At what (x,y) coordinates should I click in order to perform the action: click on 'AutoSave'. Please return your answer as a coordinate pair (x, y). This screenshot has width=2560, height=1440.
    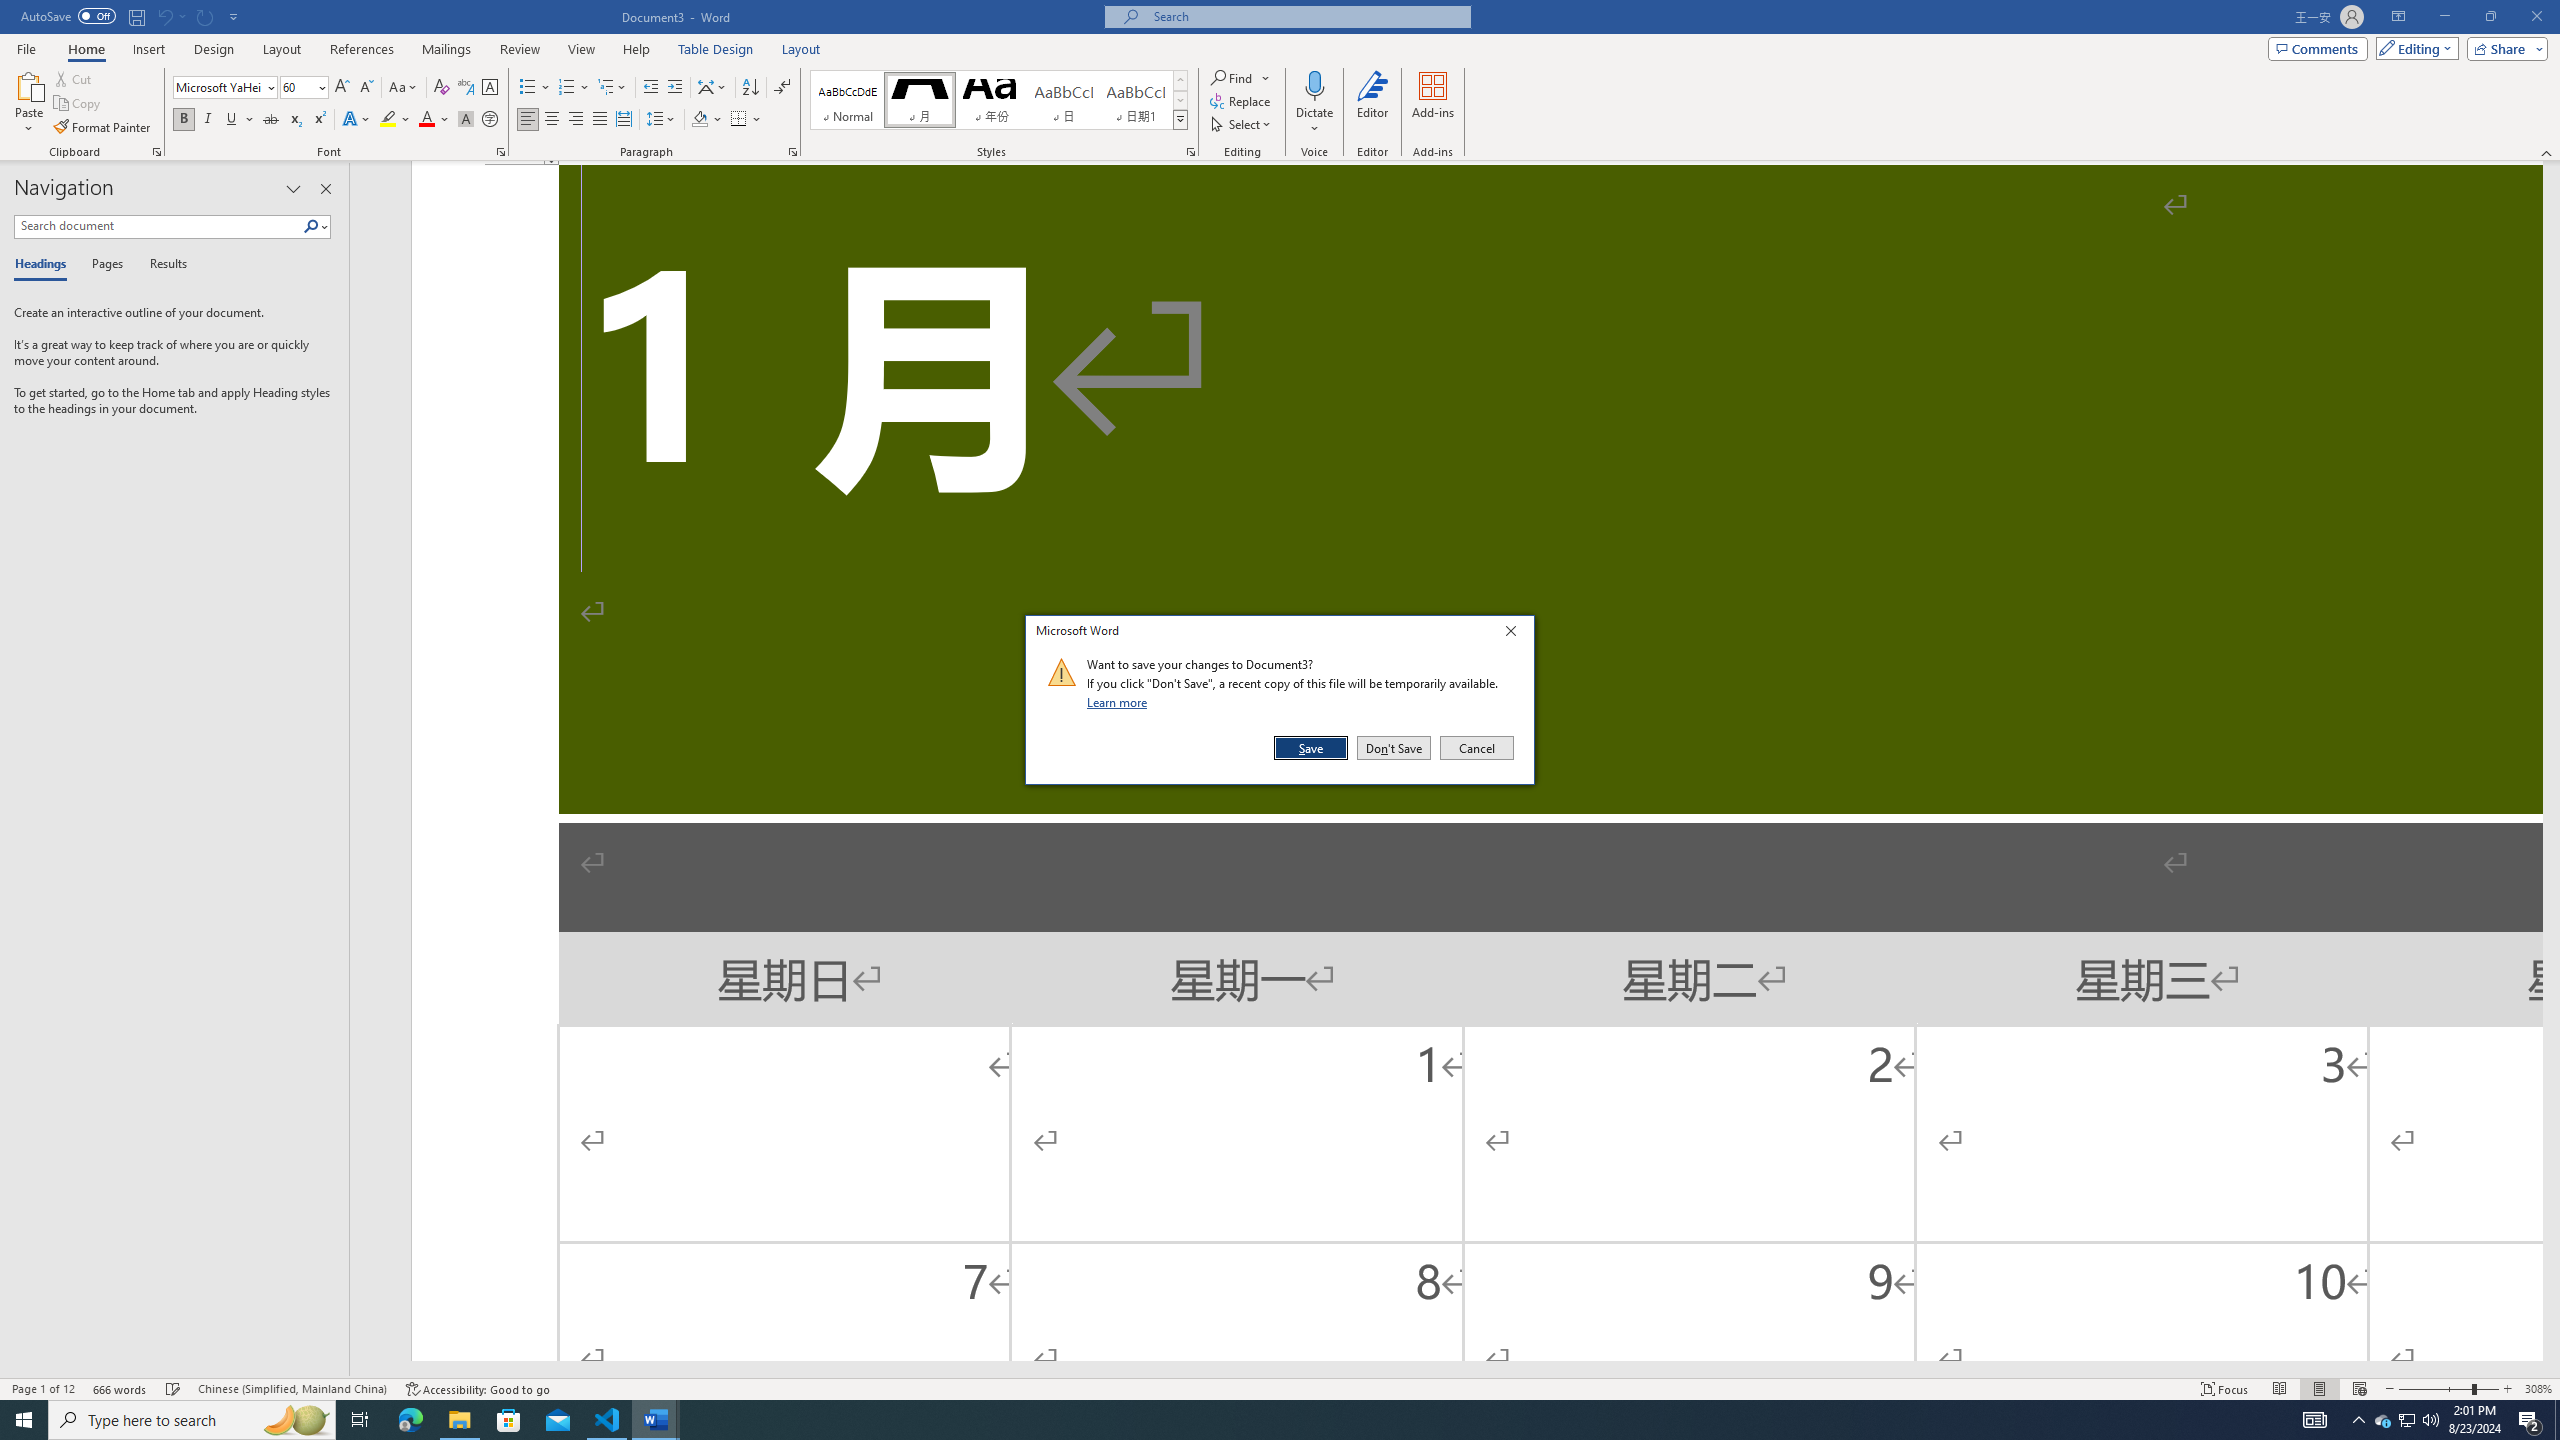
    Looking at the image, I should click on (69, 15).